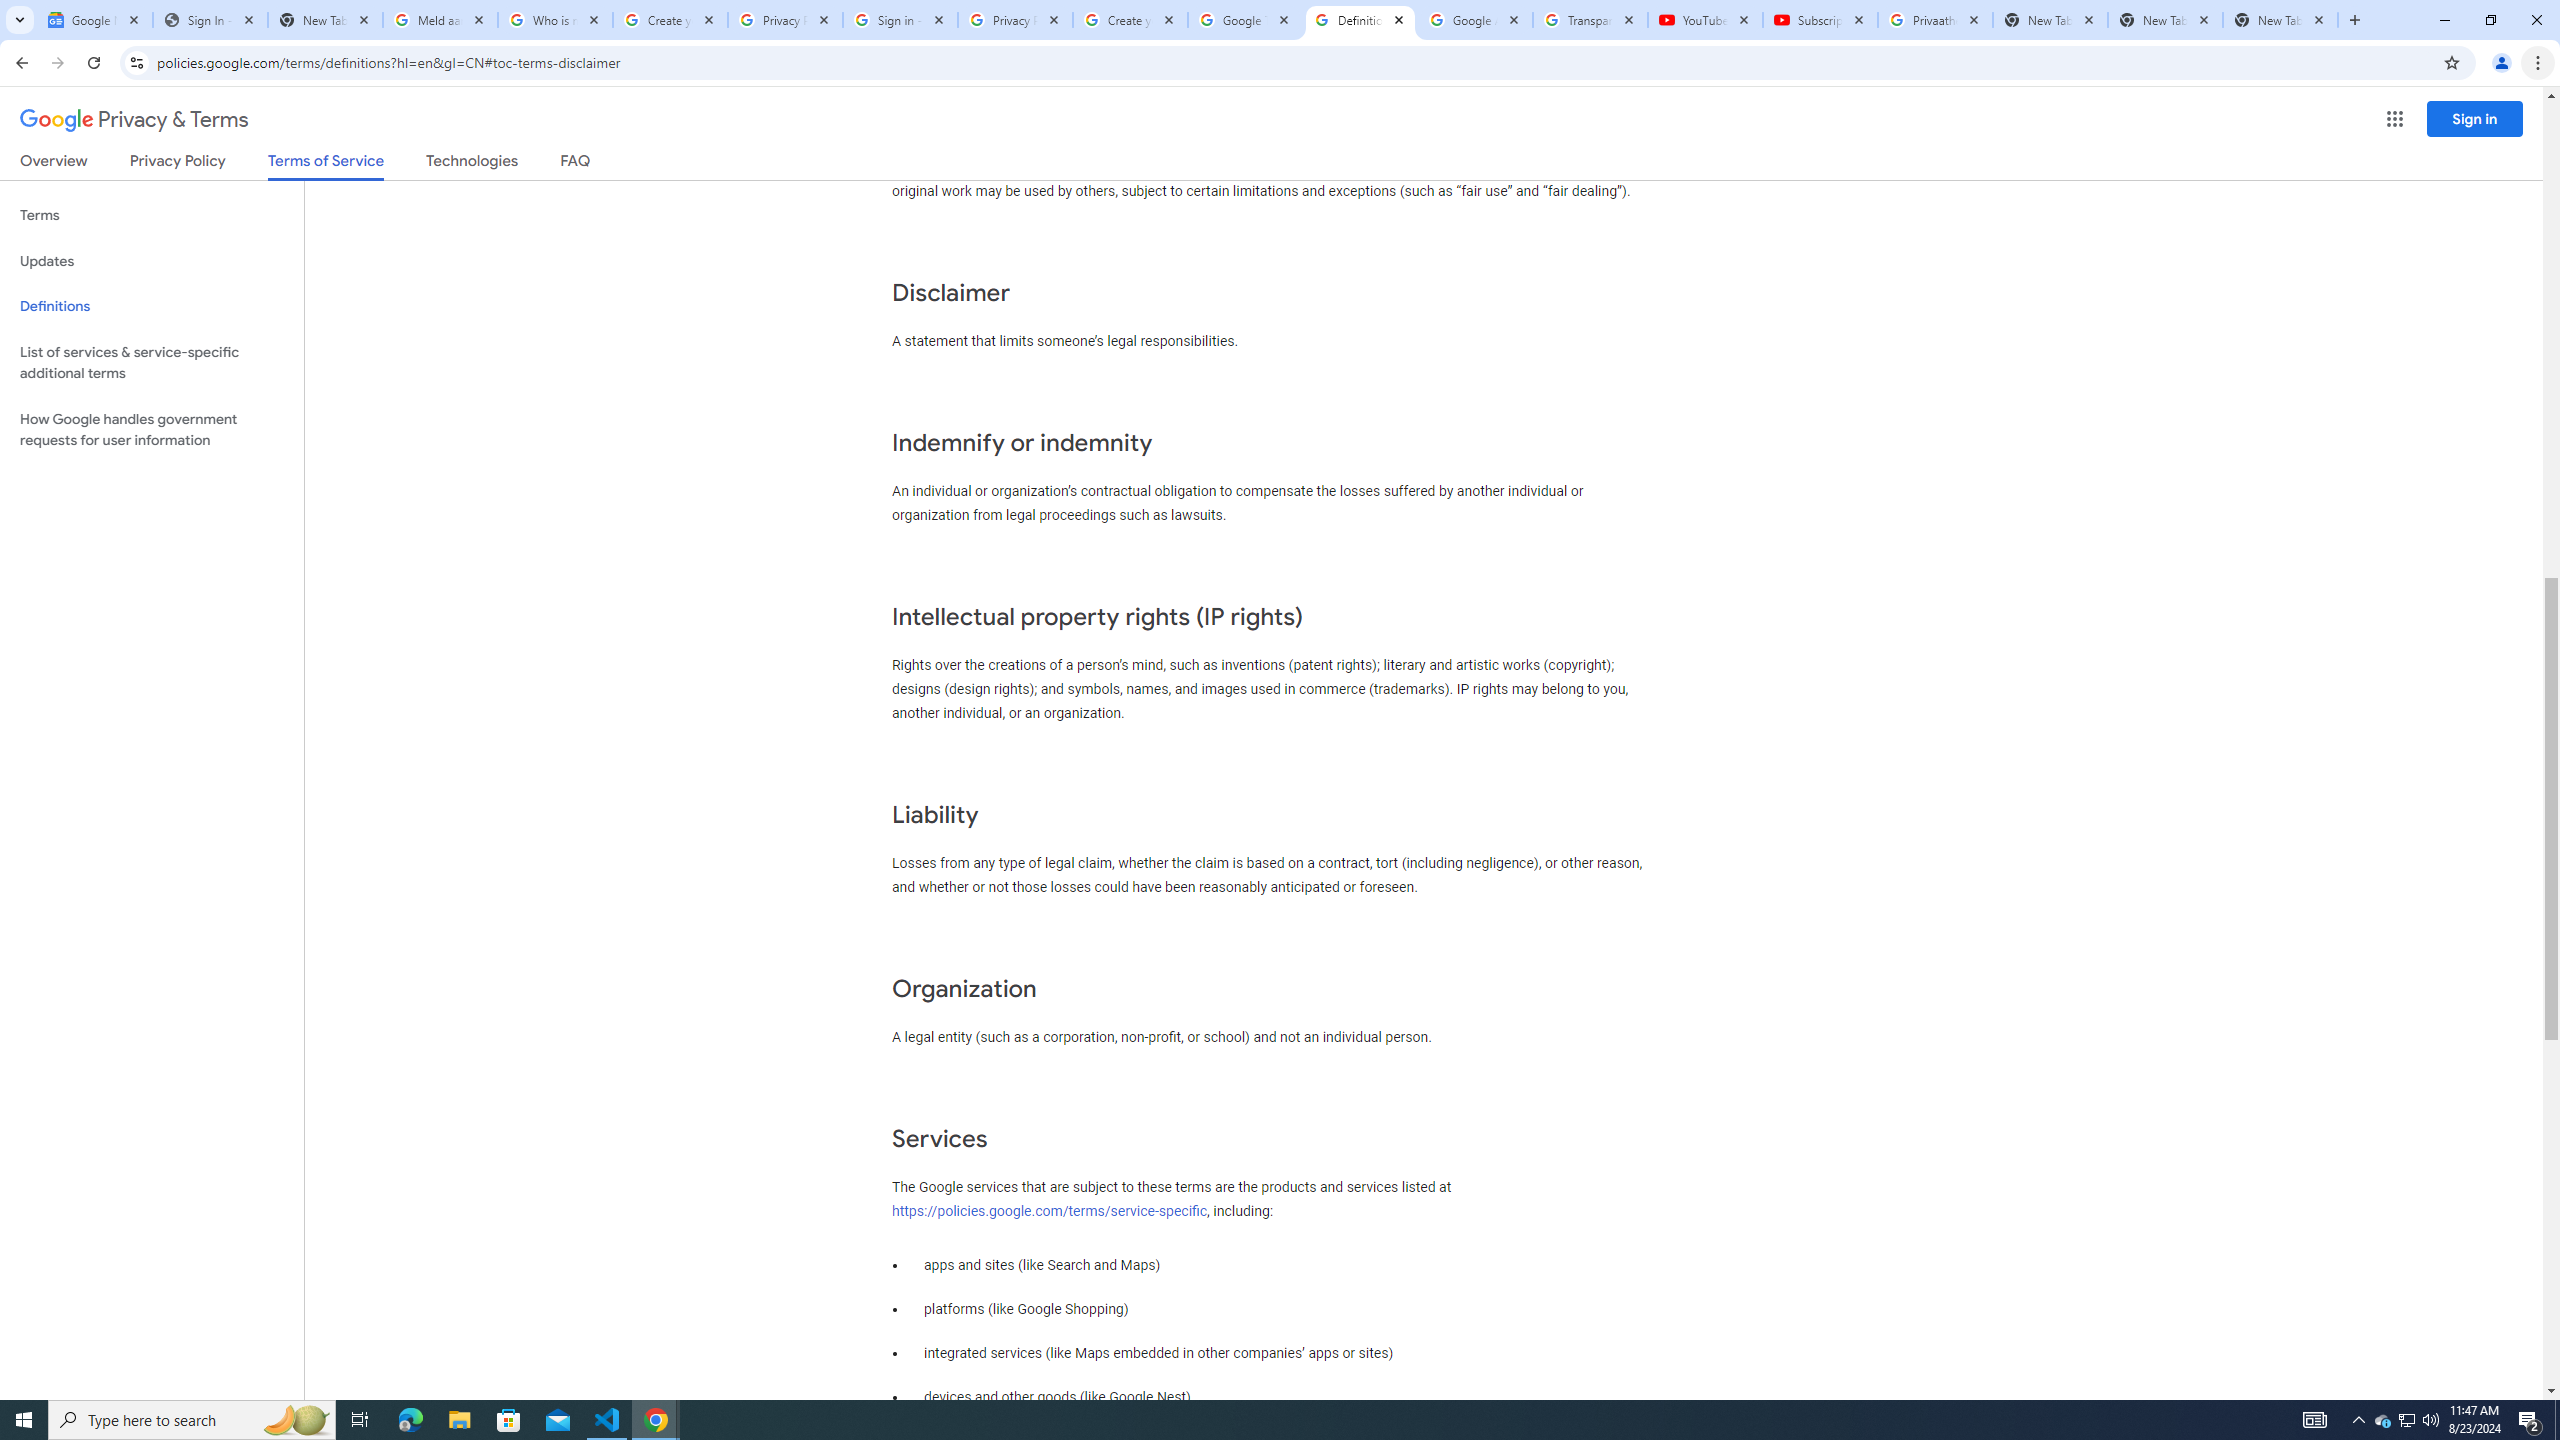 Image resolution: width=2560 pixels, height=1440 pixels. What do you see at coordinates (2474, 118) in the screenshot?
I see `'Sign in'` at bounding box center [2474, 118].